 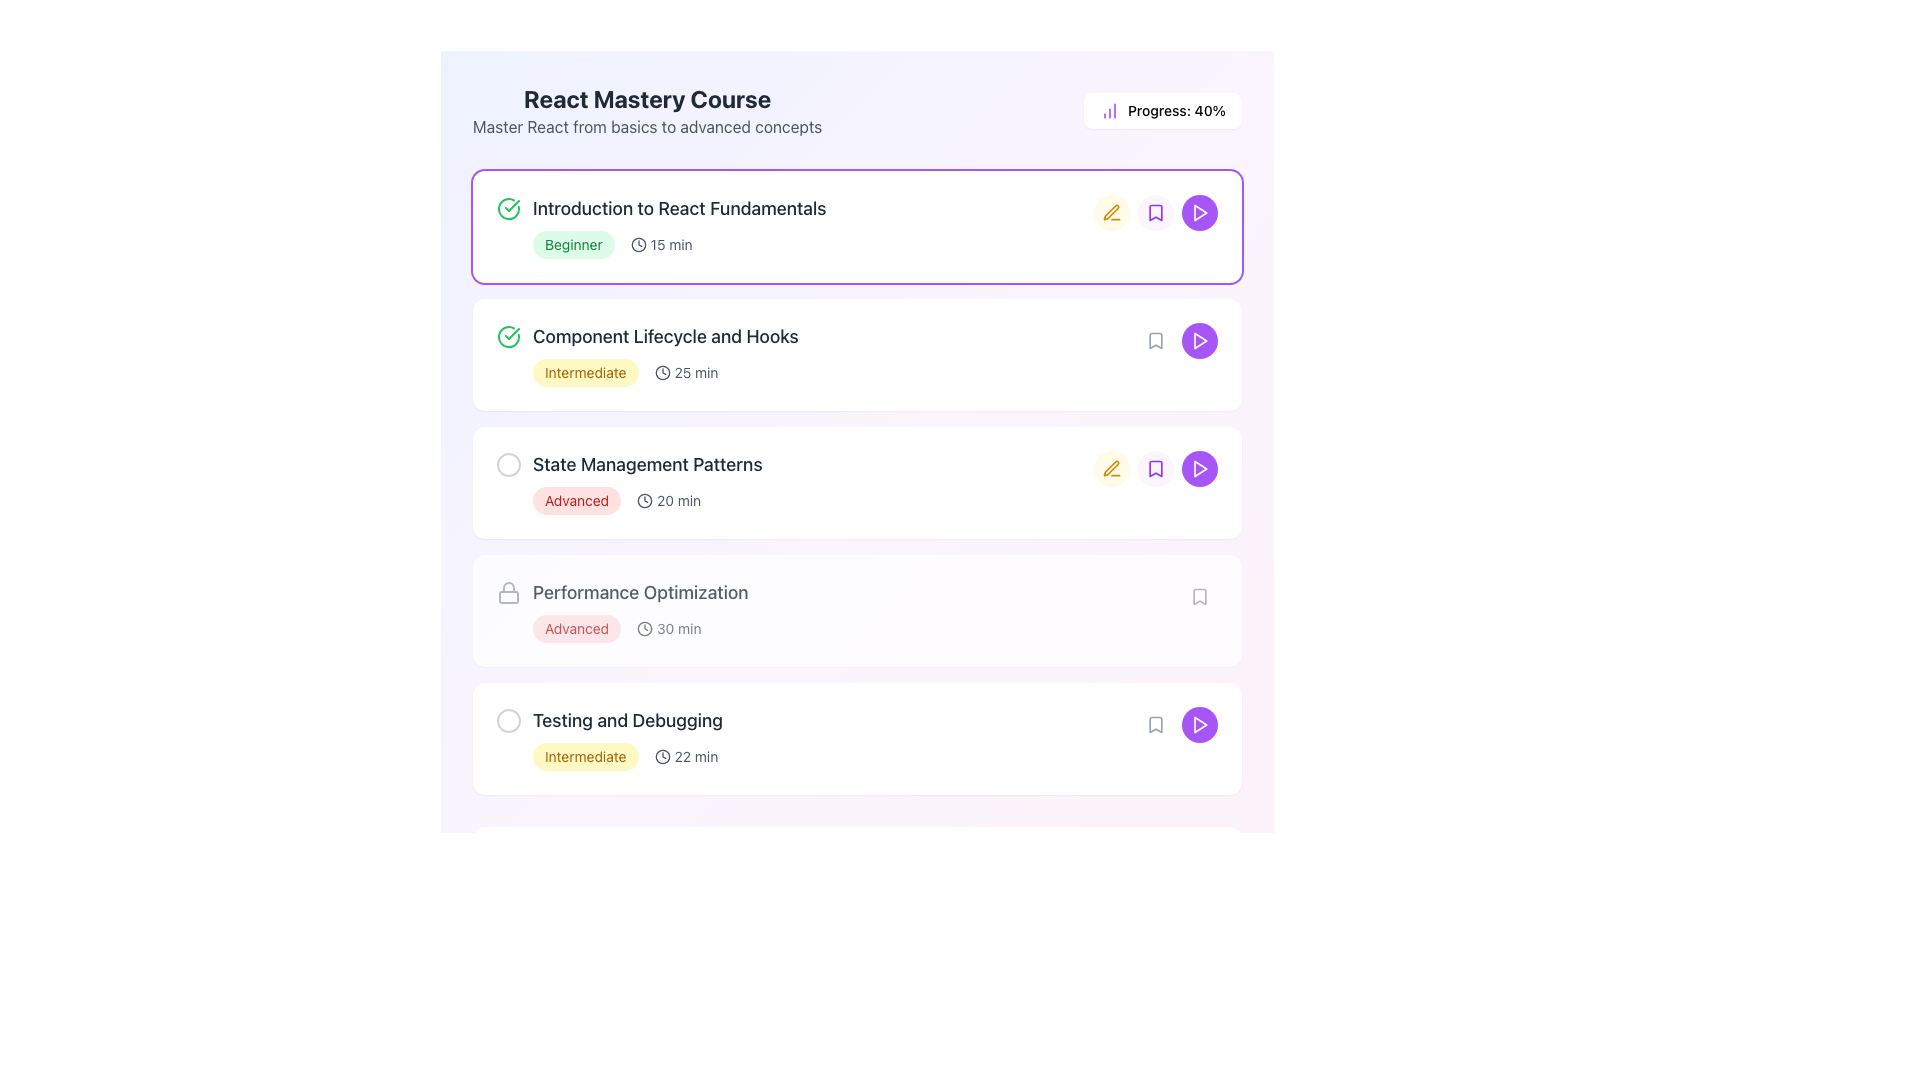 What do you see at coordinates (696, 373) in the screenshot?
I see `the text label displaying '25 min', which is styled in small-sized font and located to the right of a clock icon, indicating the duration of the 'Component Lifecycle and Hooks' course module` at bounding box center [696, 373].